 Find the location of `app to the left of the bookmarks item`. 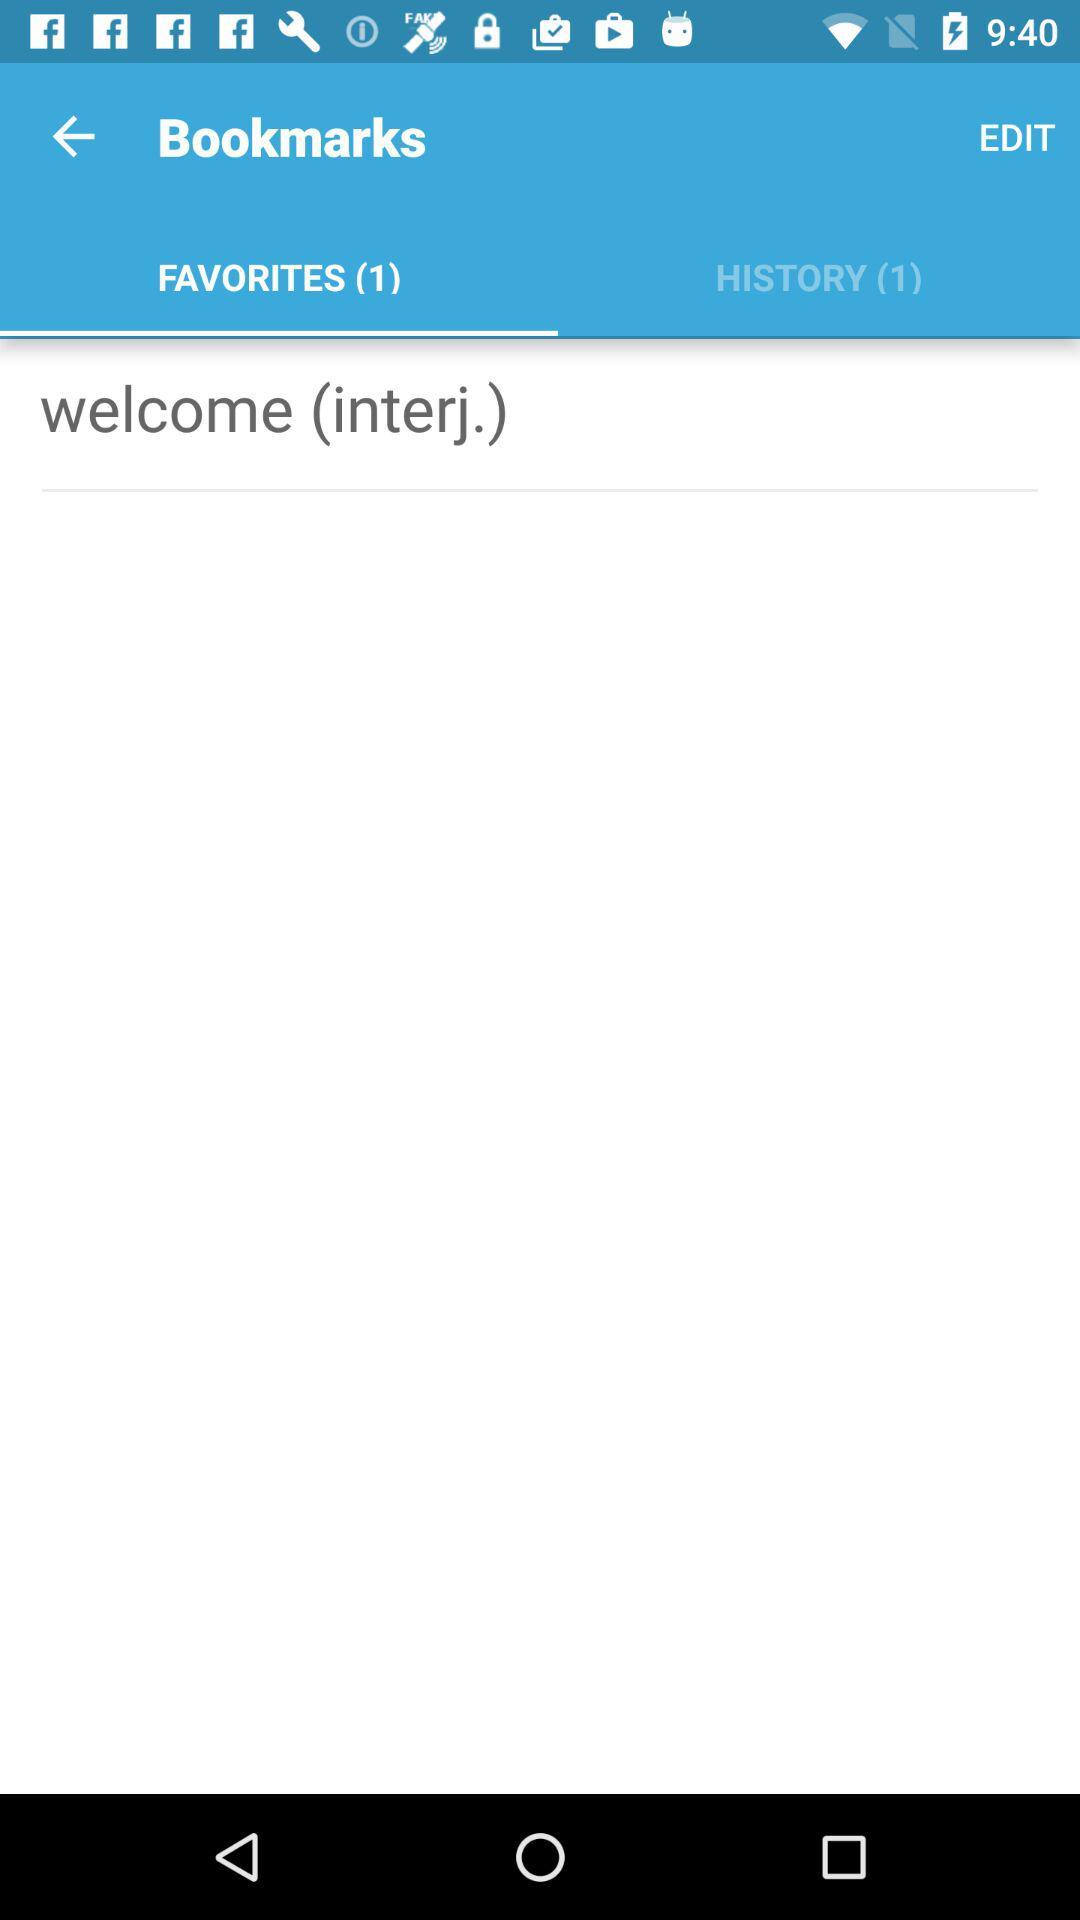

app to the left of the bookmarks item is located at coordinates (72, 135).